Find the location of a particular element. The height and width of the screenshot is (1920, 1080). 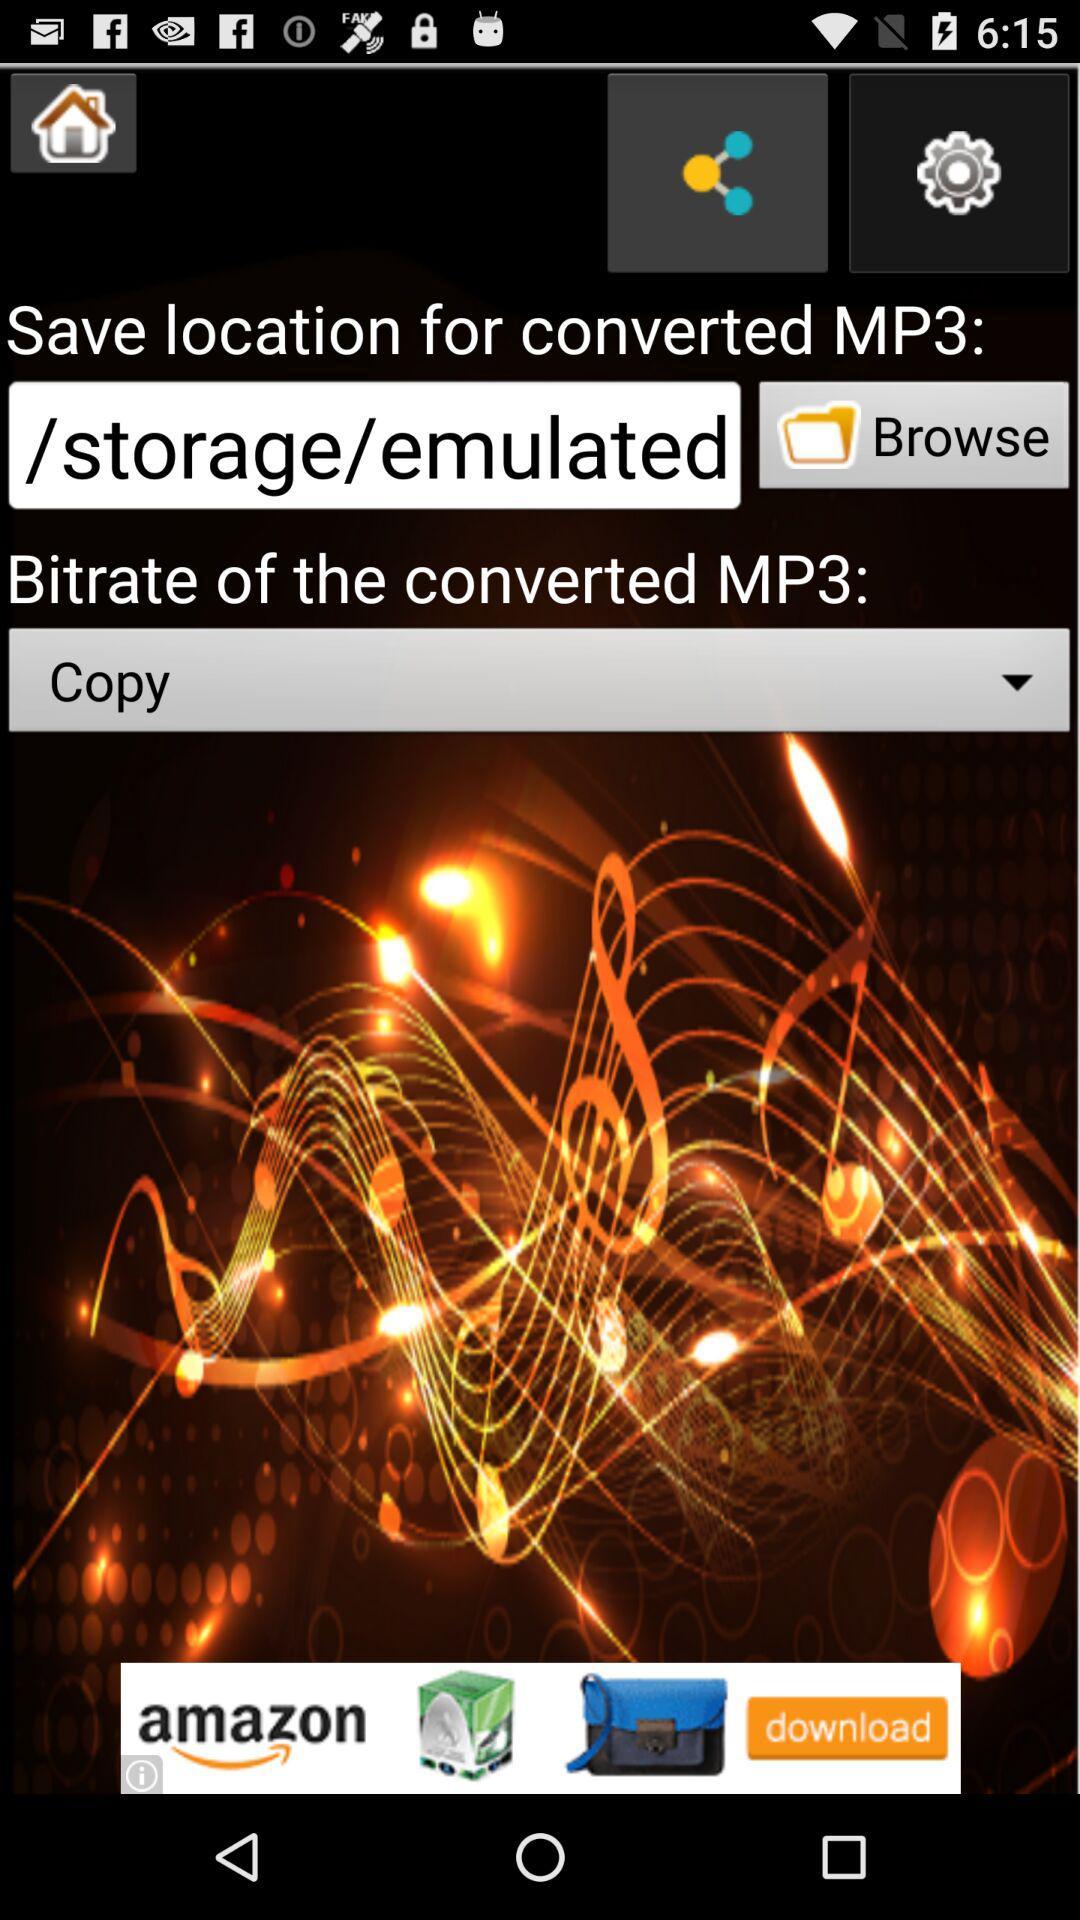

config is located at coordinates (958, 173).